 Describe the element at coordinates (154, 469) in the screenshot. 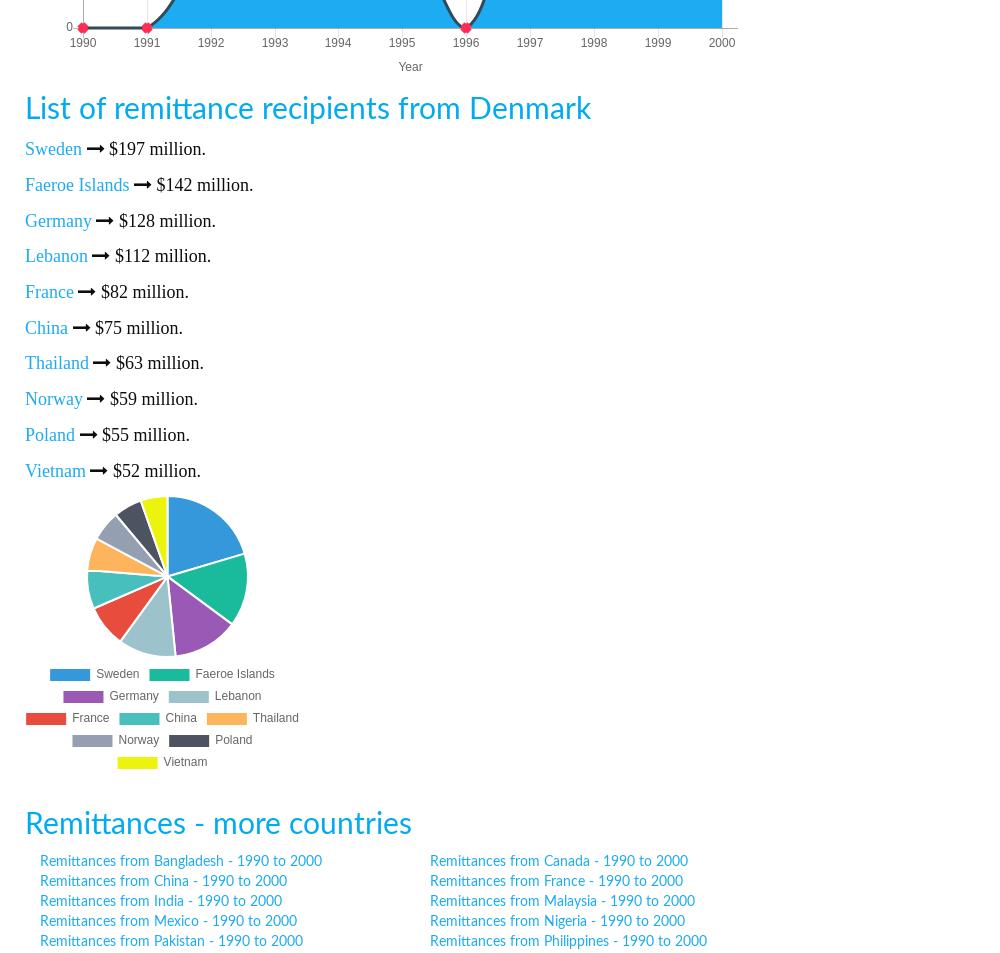

I see `'$52 million.'` at that location.